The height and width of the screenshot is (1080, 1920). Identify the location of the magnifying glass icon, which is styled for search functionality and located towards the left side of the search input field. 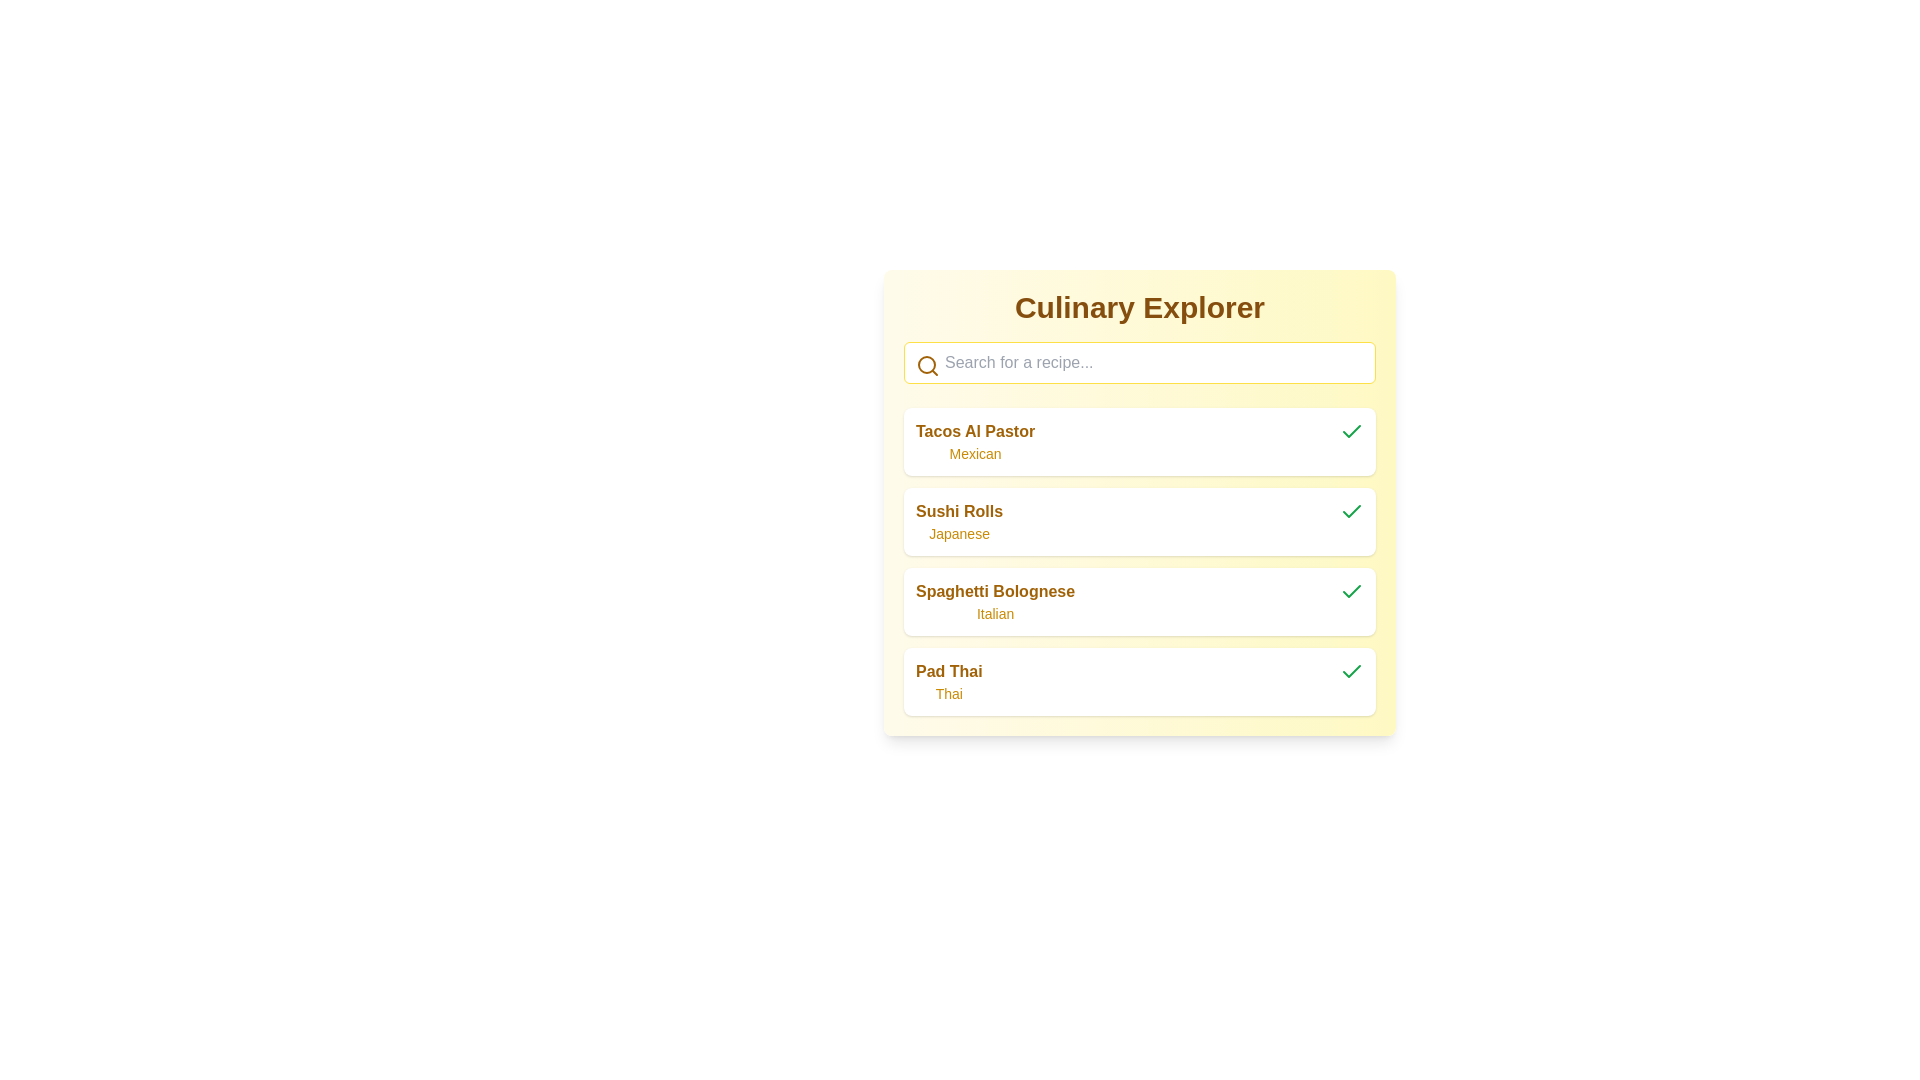
(926, 366).